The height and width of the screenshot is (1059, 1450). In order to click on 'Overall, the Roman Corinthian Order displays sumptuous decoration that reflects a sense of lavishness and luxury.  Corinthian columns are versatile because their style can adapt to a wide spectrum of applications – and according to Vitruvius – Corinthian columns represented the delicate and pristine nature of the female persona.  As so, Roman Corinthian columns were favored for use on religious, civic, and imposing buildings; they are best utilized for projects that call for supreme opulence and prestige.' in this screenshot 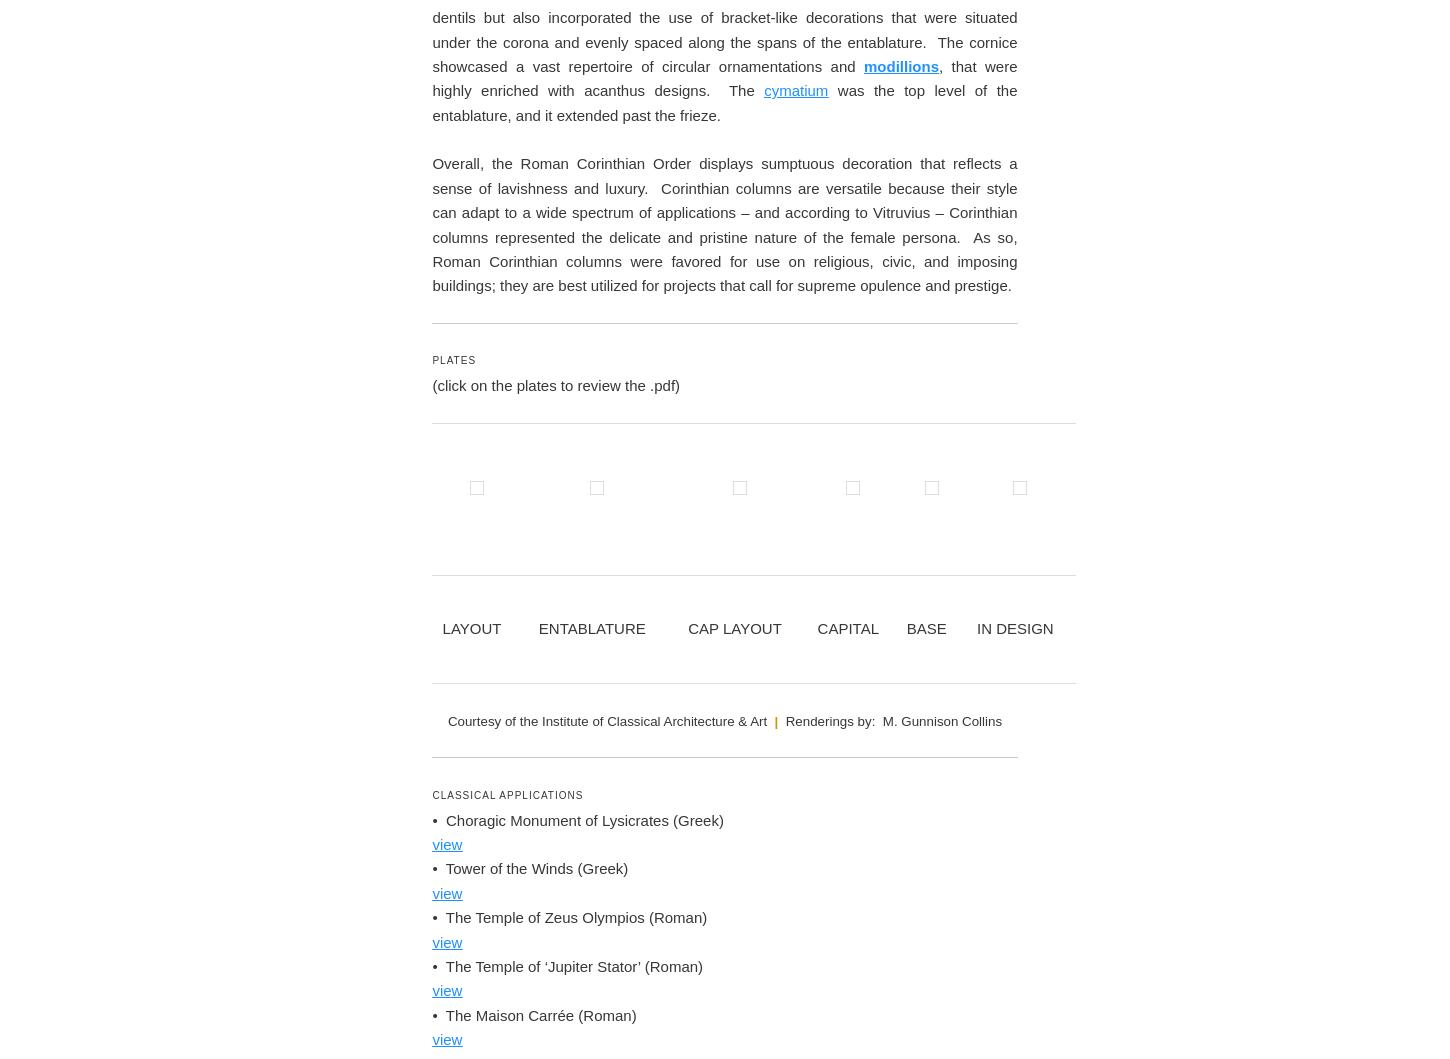, I will do `click(430, 844)`.